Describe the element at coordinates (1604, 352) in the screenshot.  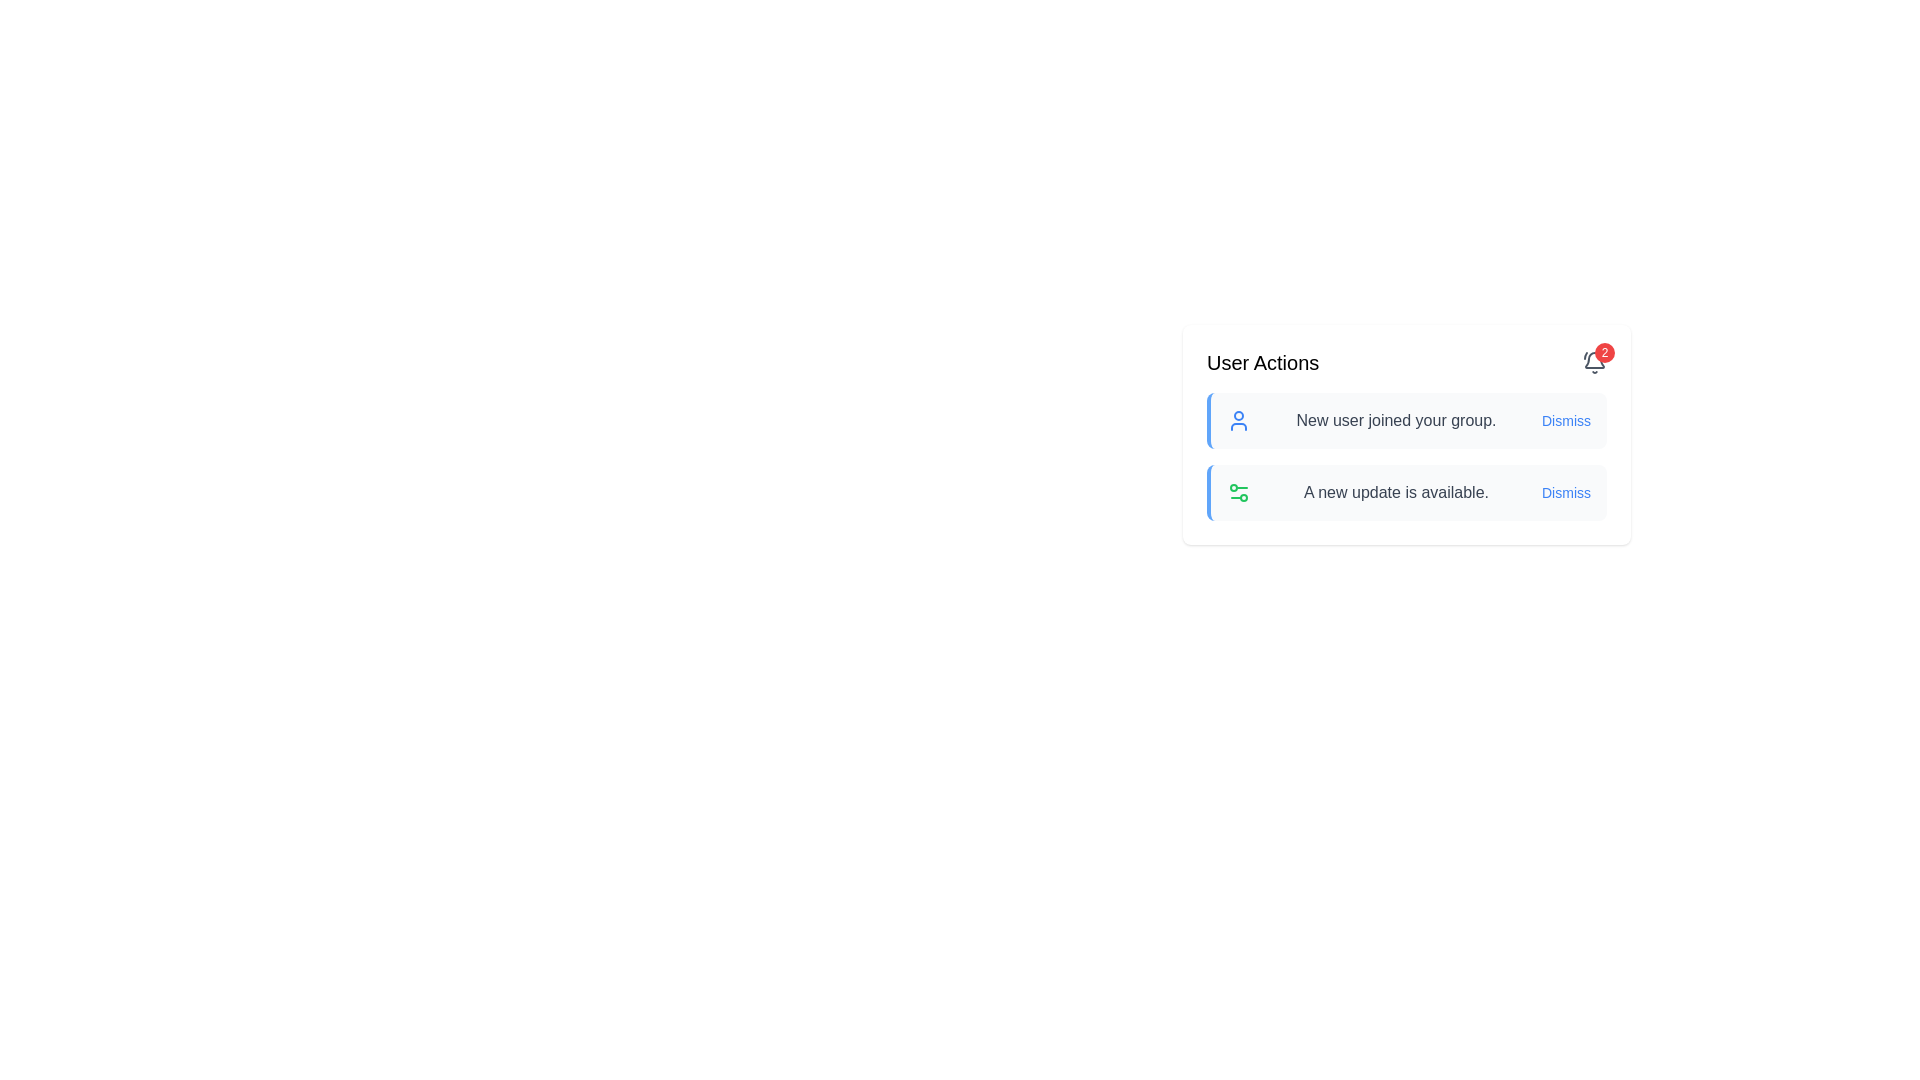
I see `the red circular badge with the text '2' located at the top-right corner of the bell icon, which indicates a notification count` at that location.